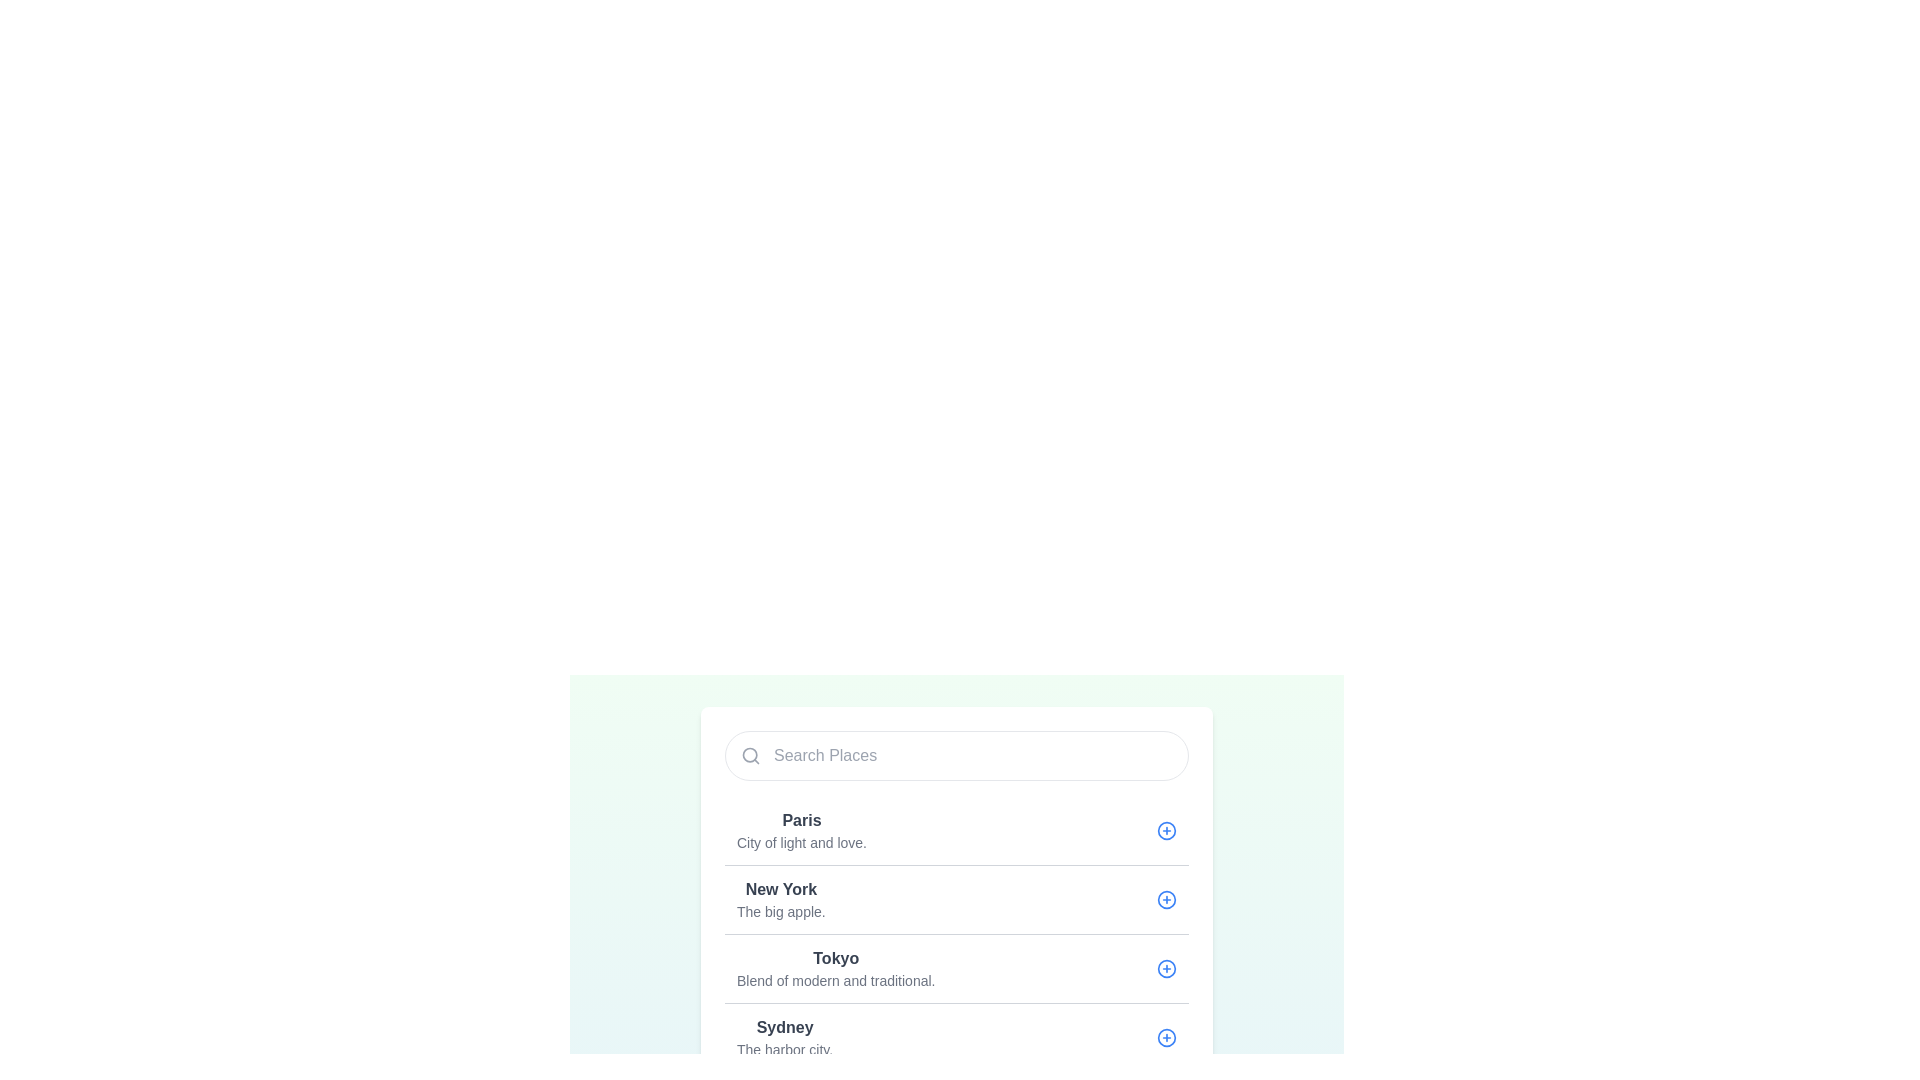  What do you see at coordinates (749, 755) in the screenshot?
I see `the circular search icon located at the far-left of the 'Search Places' input field` at bounding box center [749, 755].